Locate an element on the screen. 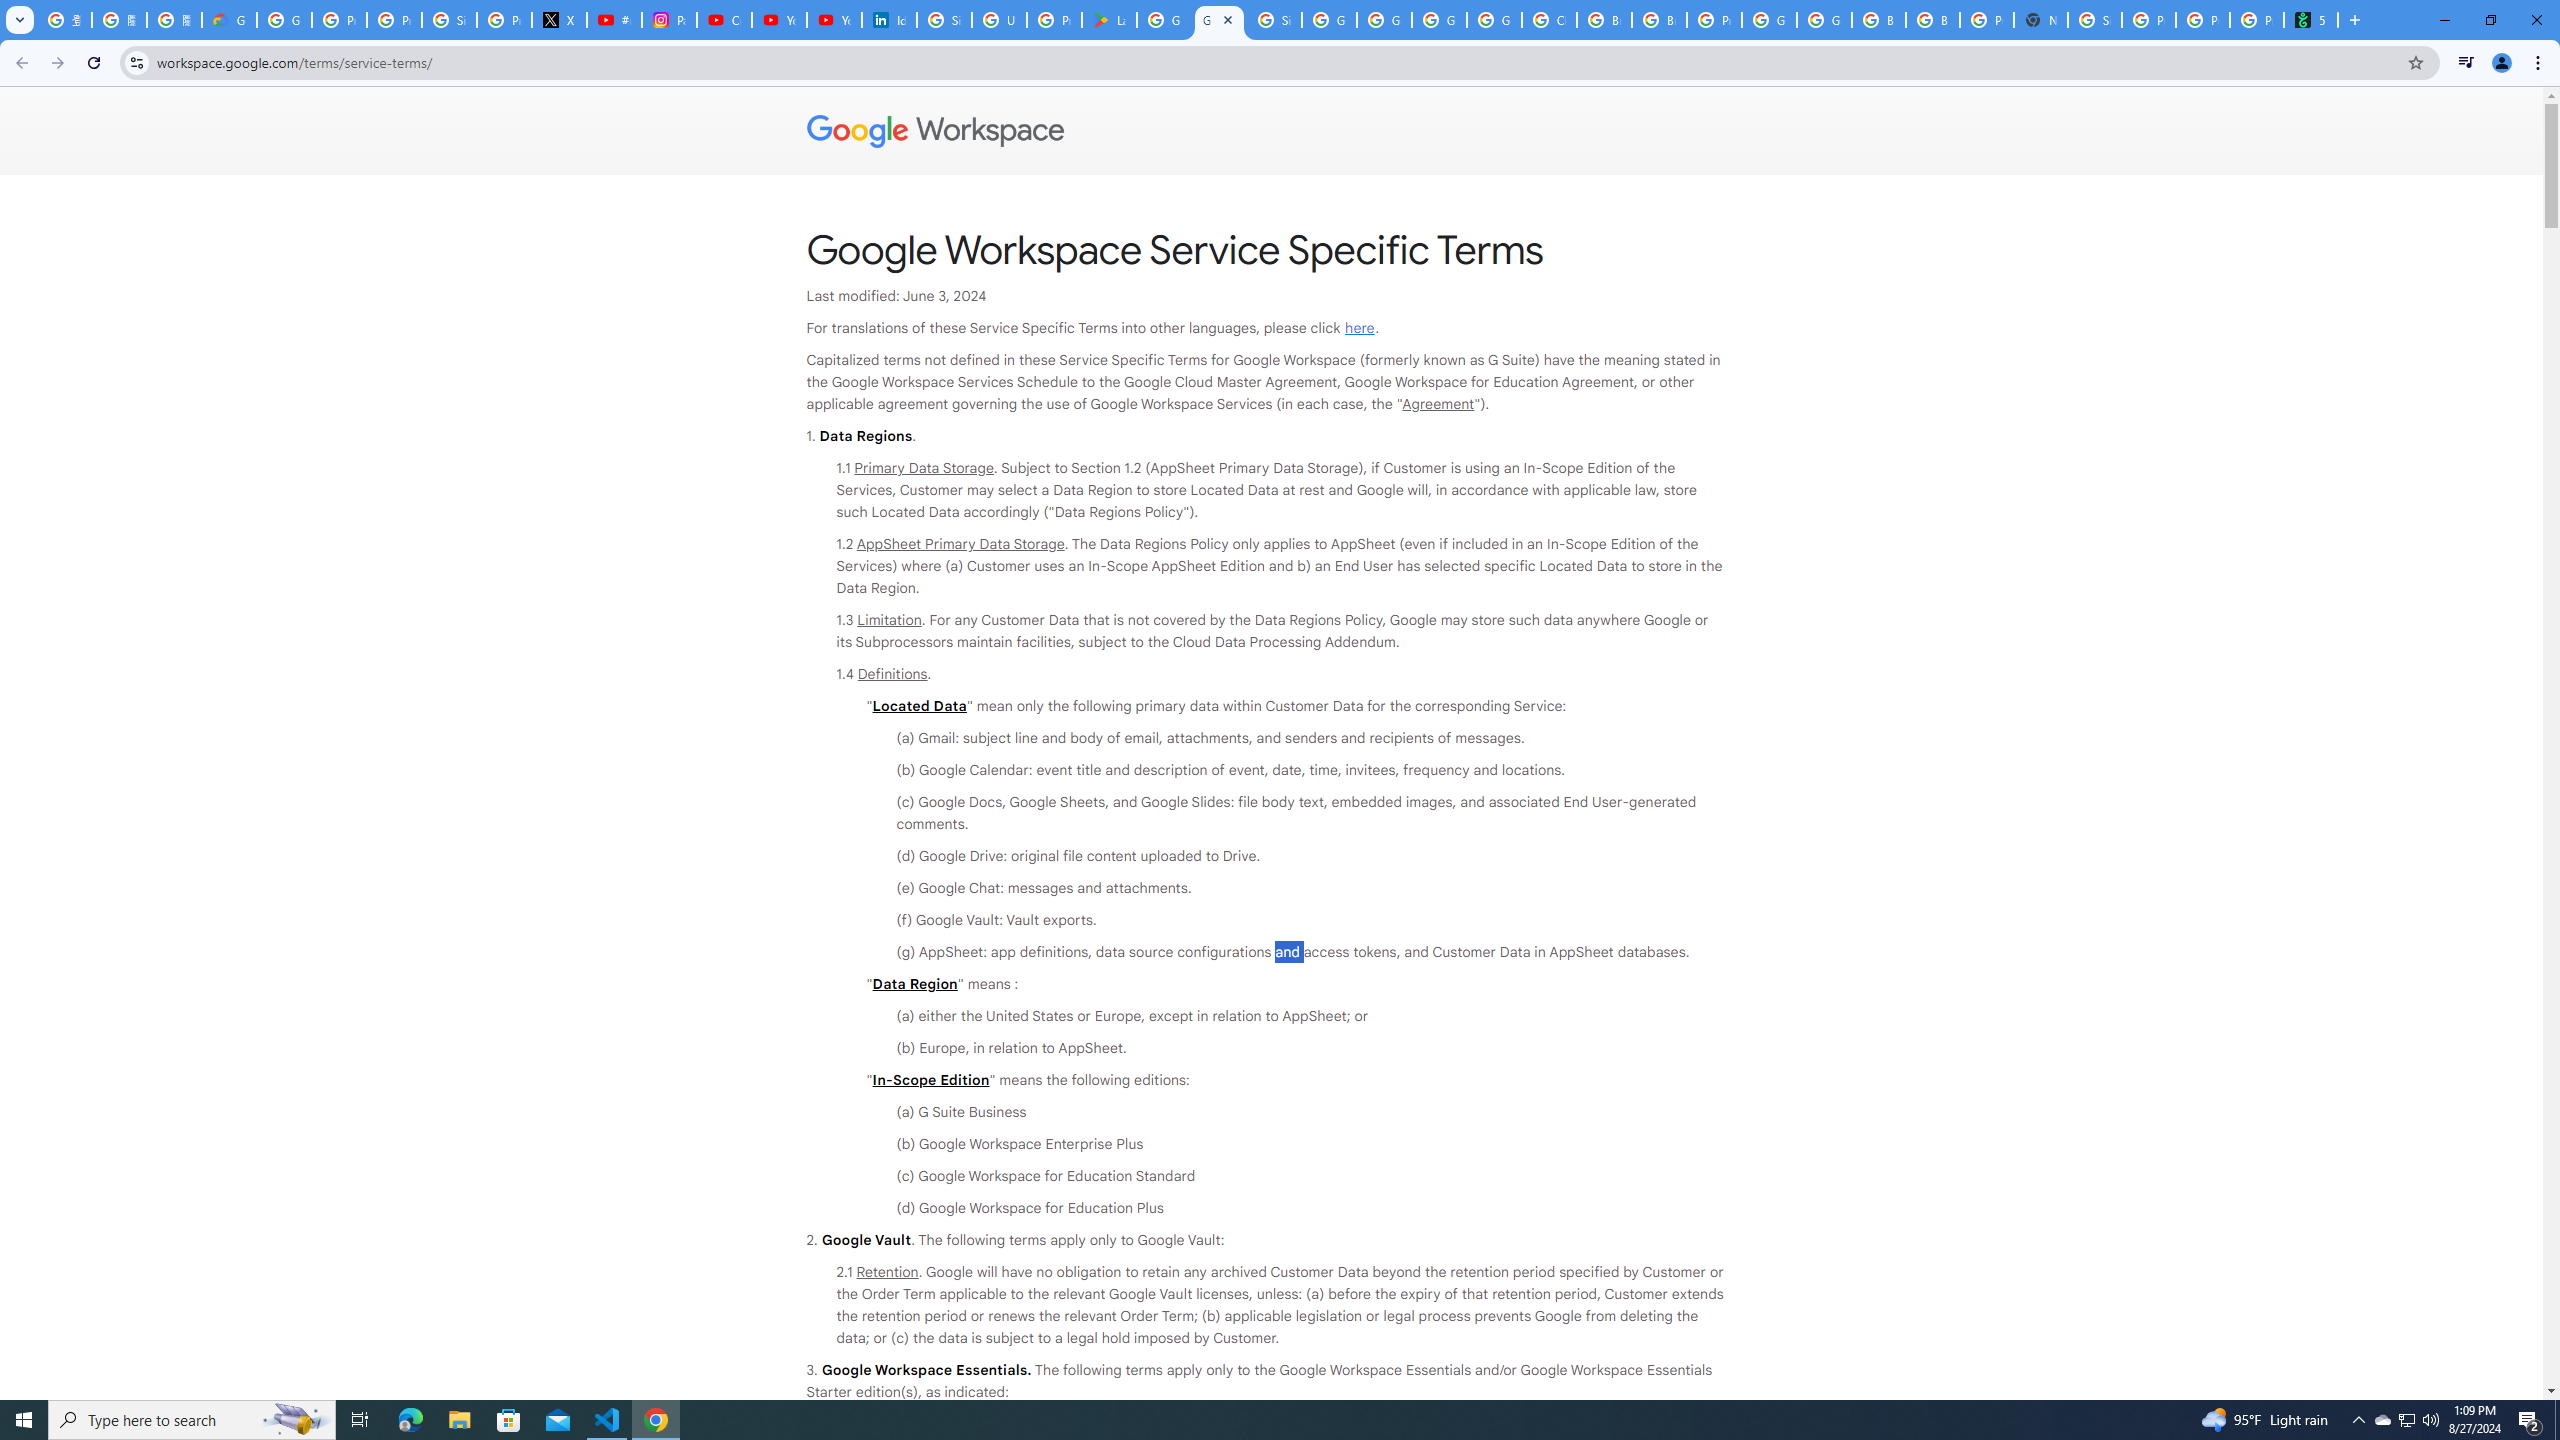 This screenshot has height=1440, width=2560. 'Google Cloud Privacy Notice' is located at coordinates (228, 19).